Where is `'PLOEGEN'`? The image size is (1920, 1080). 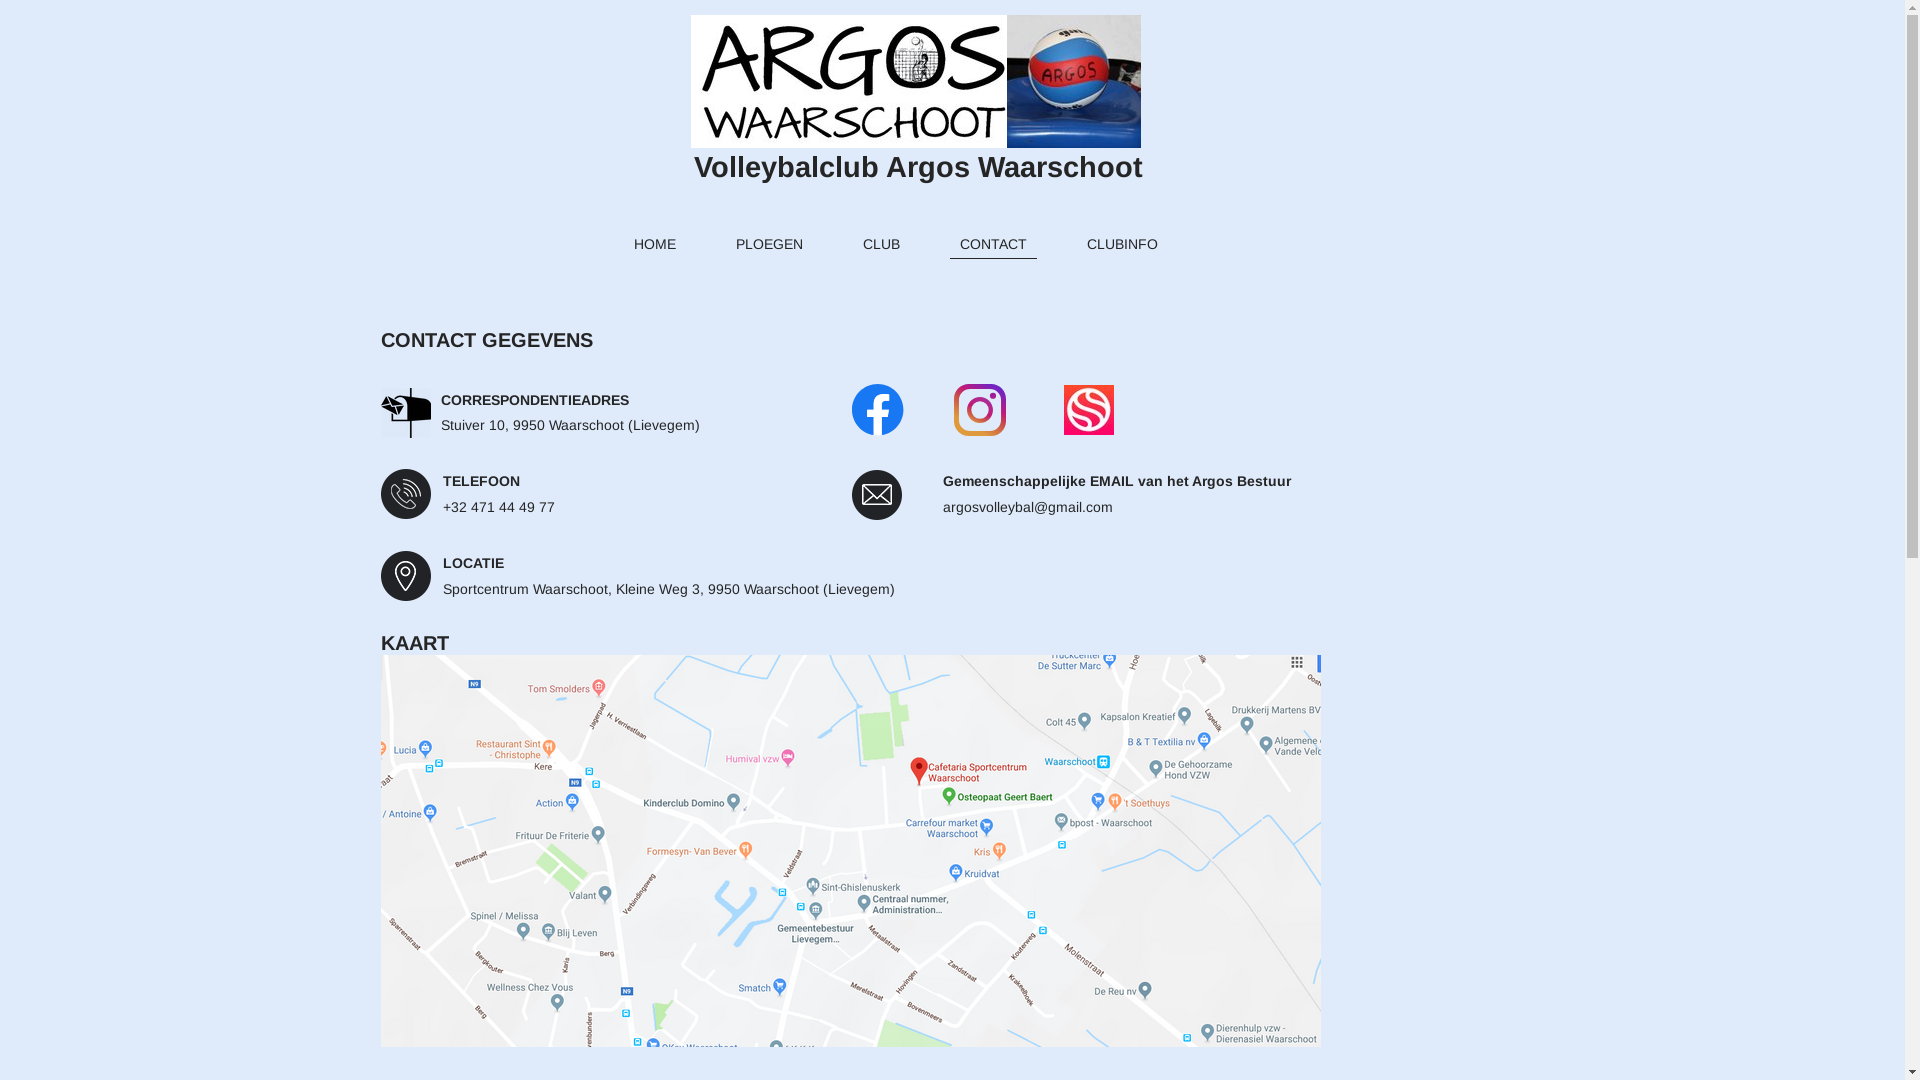
'PLOEGEN' is located at coordinates (768, 242).